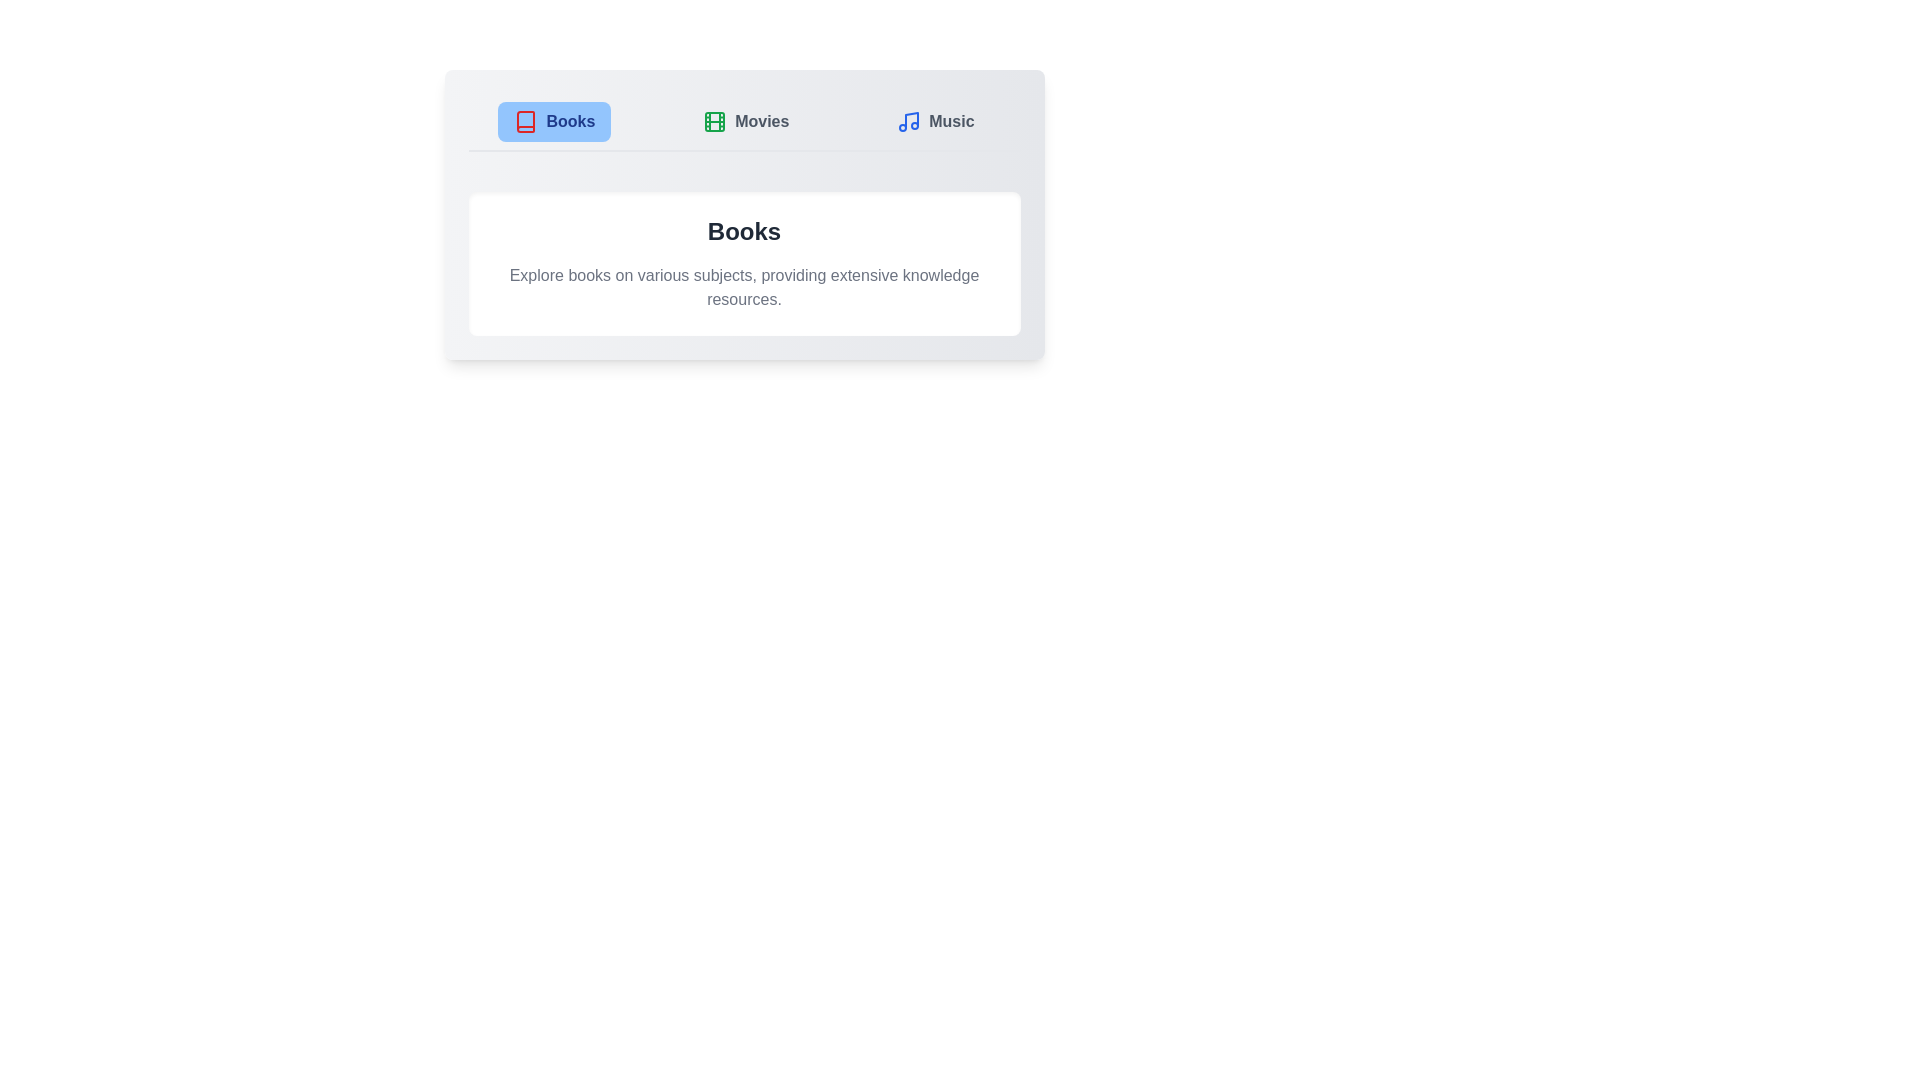  What do you see at coordinates (934, 122) in the screenshot?
I see `the Music tab to switch its content` at bounding box center [934, 122].